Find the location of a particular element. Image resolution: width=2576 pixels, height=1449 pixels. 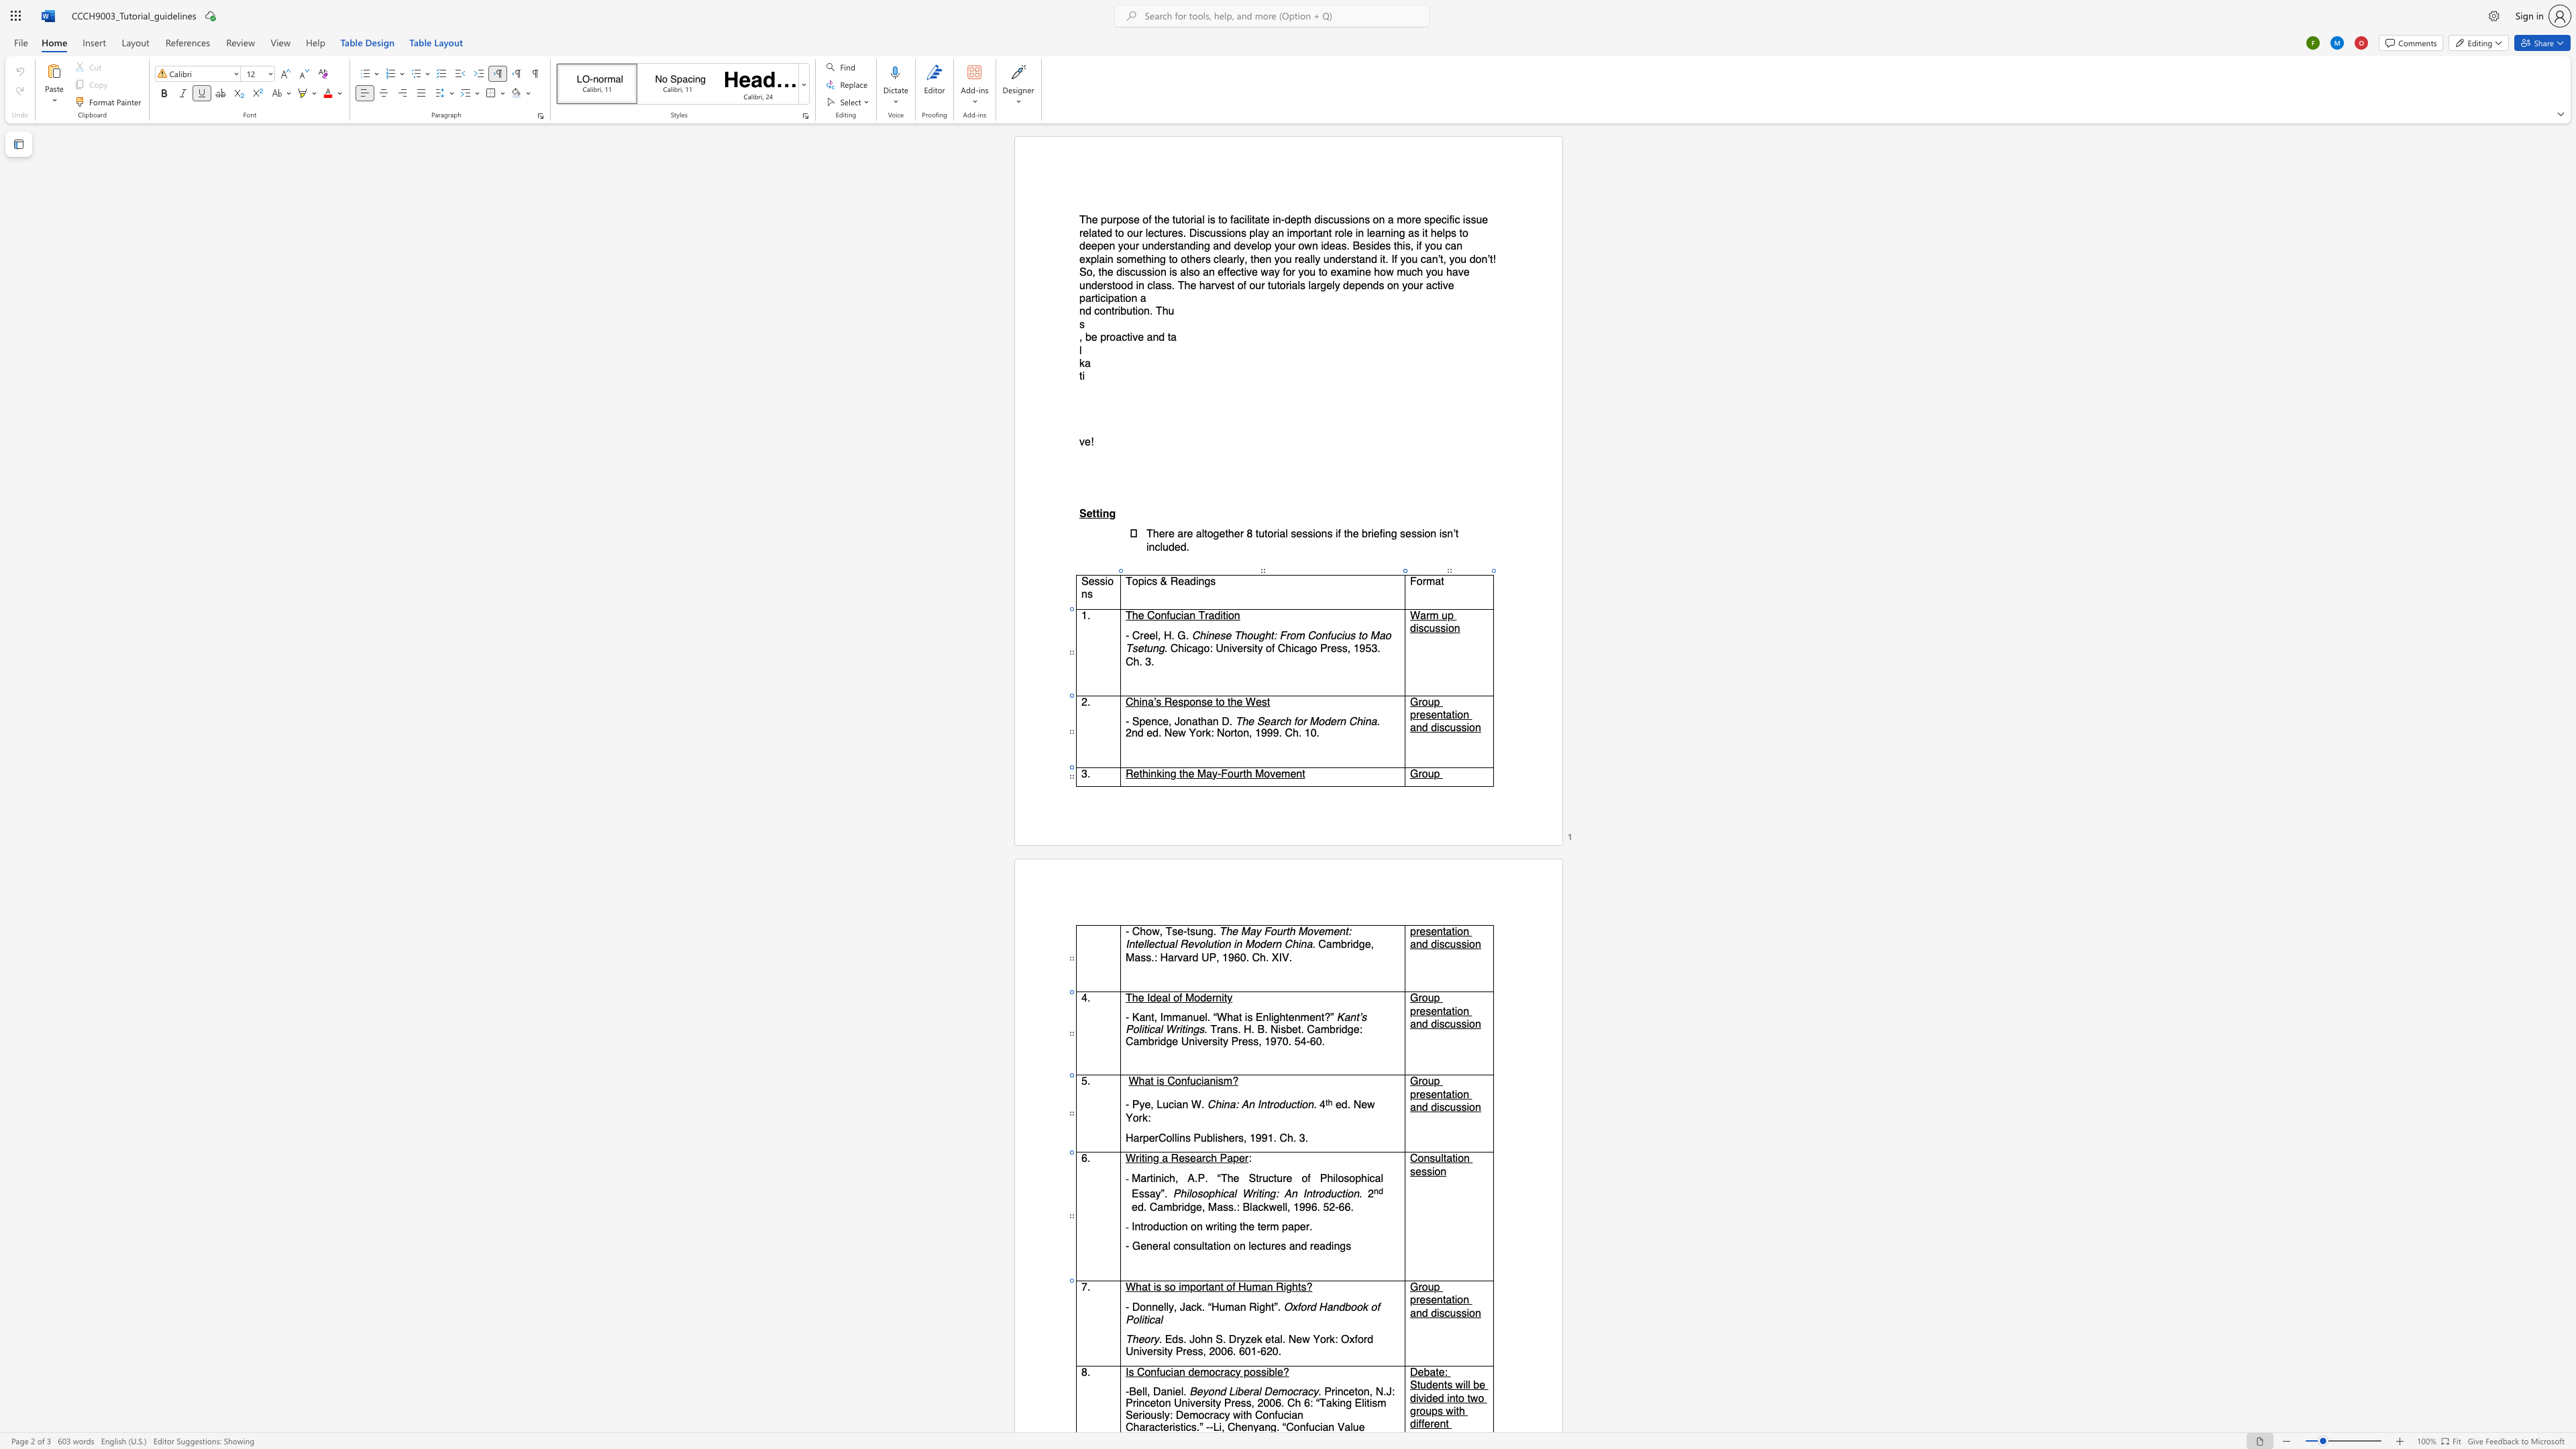

the 1th character "a" in the text is located at coordinates (1142, 1178).